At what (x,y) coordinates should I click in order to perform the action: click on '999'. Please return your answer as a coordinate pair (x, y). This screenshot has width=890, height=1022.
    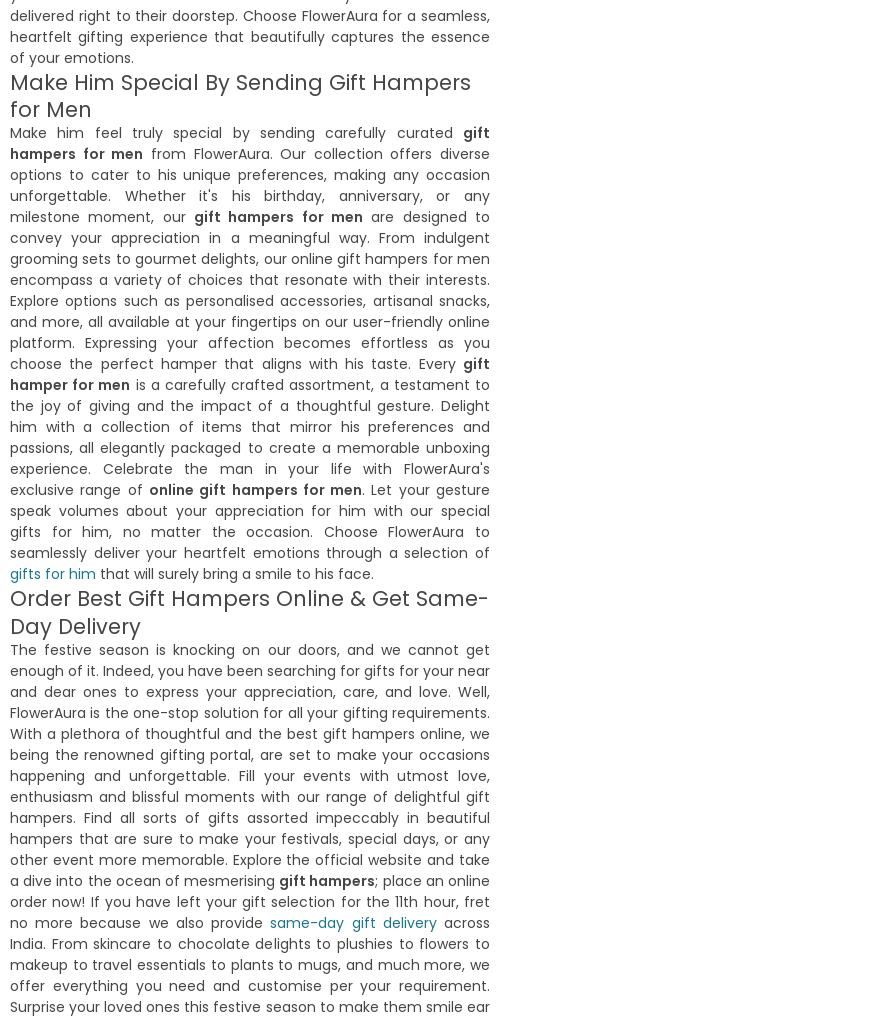
    Looking at the image, I should click on (290, 319).